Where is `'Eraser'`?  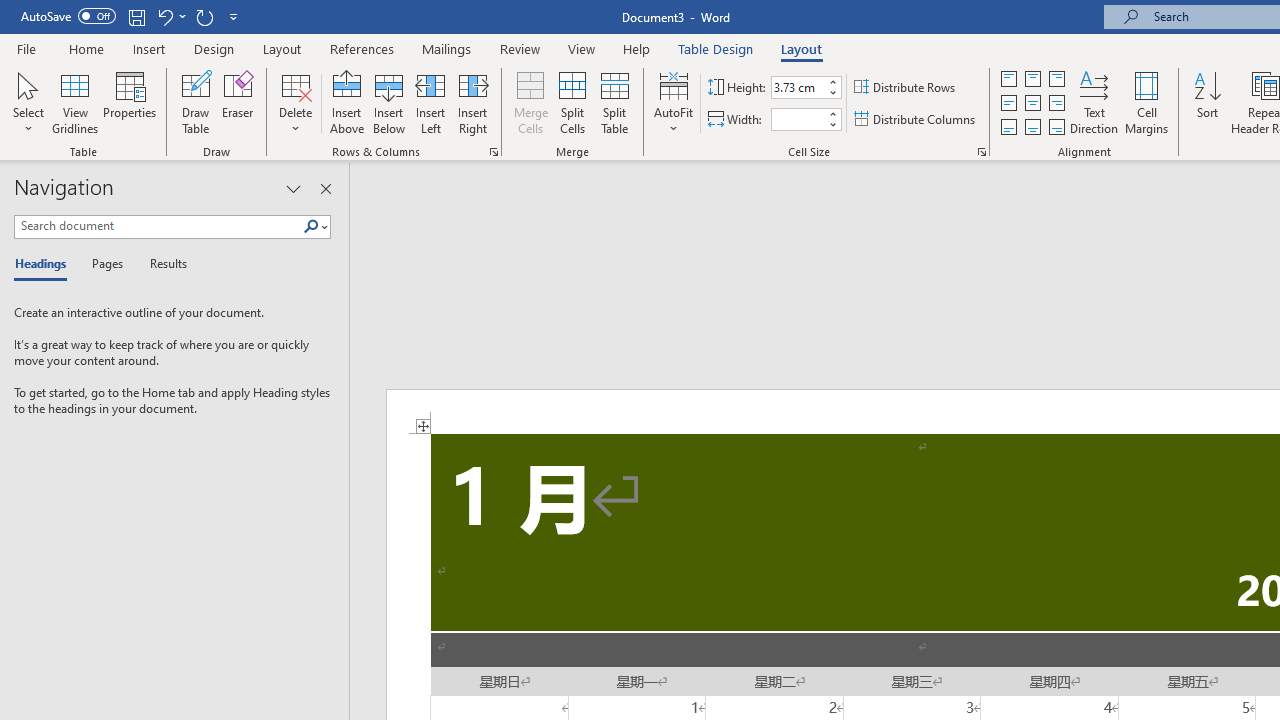 'Eraser' is located at coordinates (238, 103).